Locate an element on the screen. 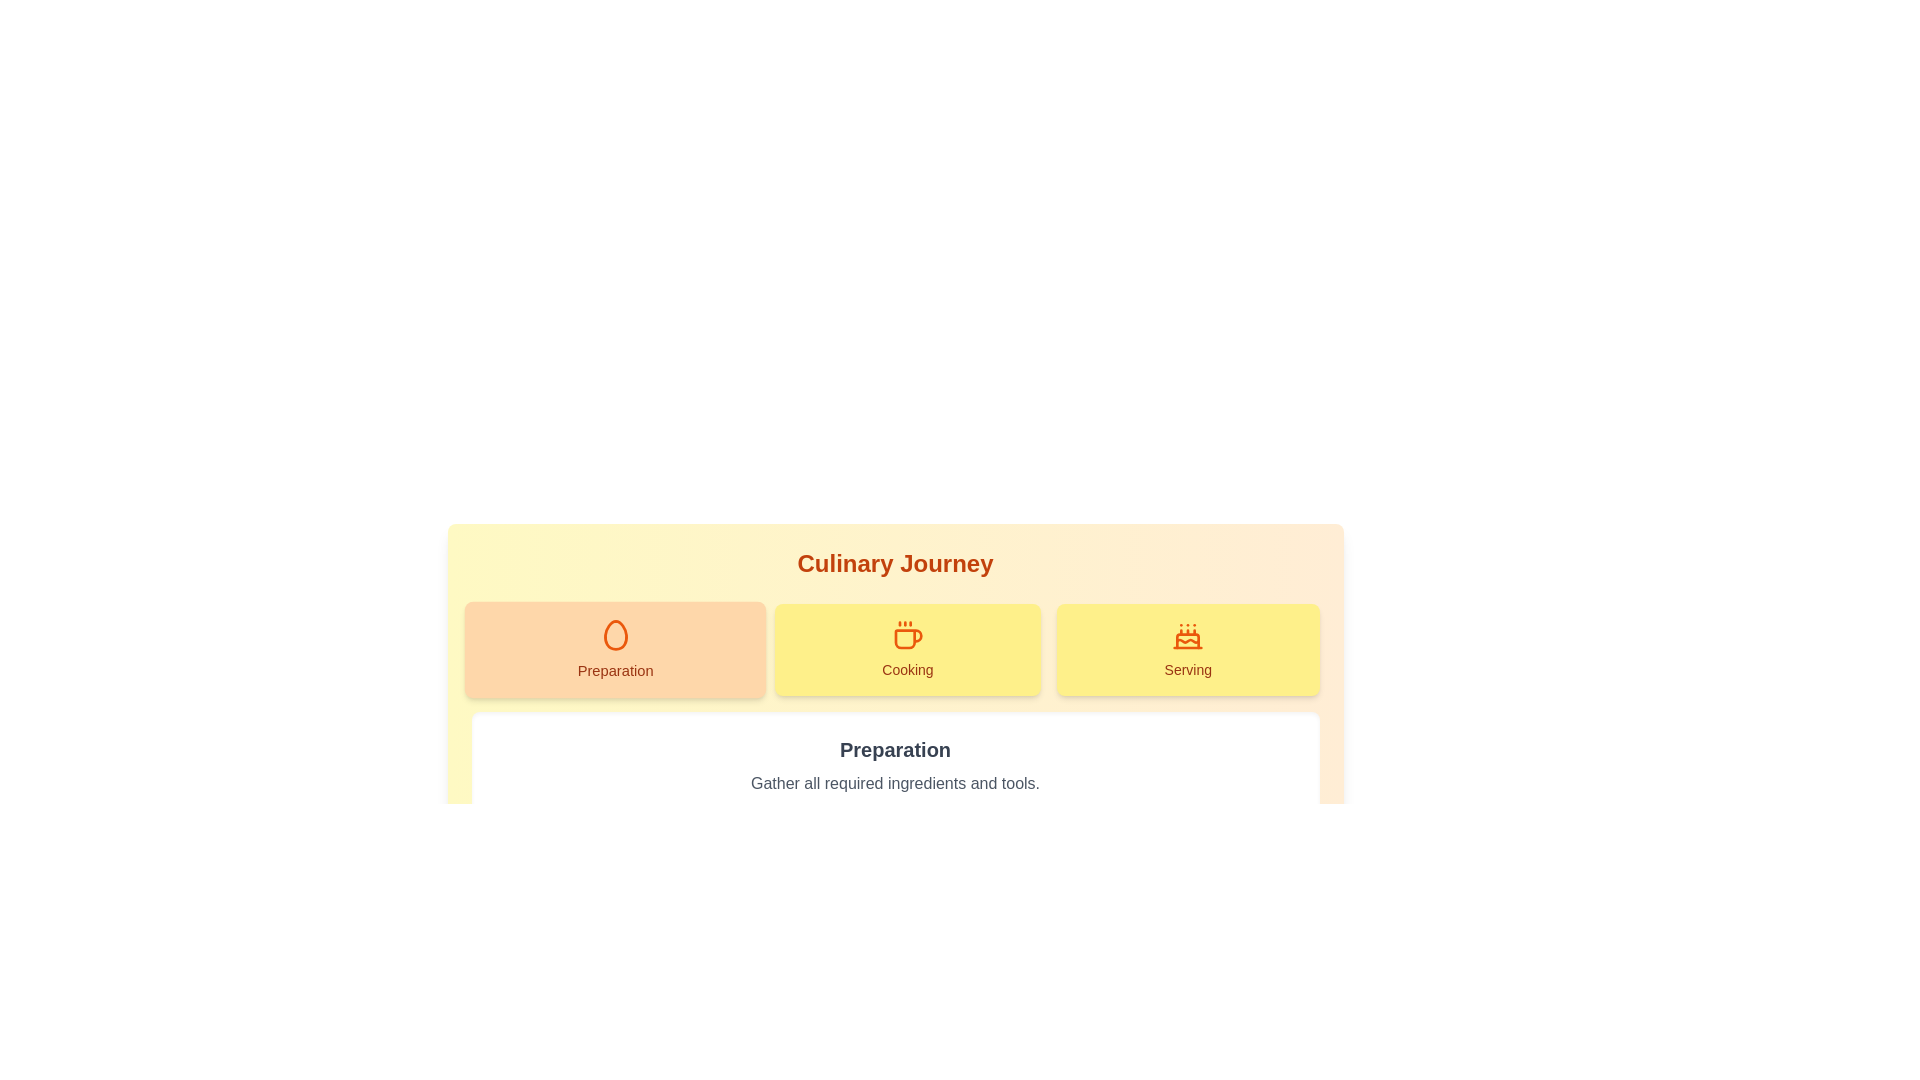 This screenshot has height=1080, width=1920. the Card element titled 'Cooking', which features a yellow background, an orange coffee cup icon at the top, and orange text below it, located centrally among three horizontally aligned boxes in the 'Culinary Journey' section is located at coordinates (906, 650).